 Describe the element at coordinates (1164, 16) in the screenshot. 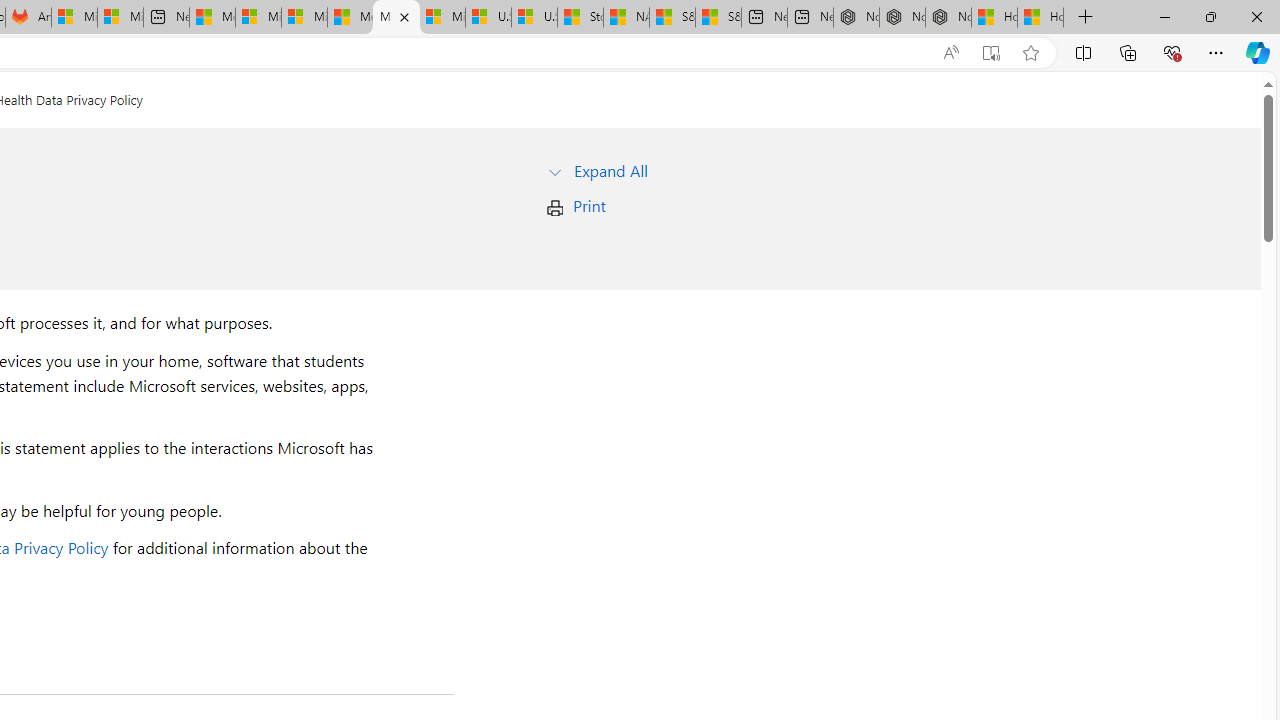

I see `'Minimize'` at that location.